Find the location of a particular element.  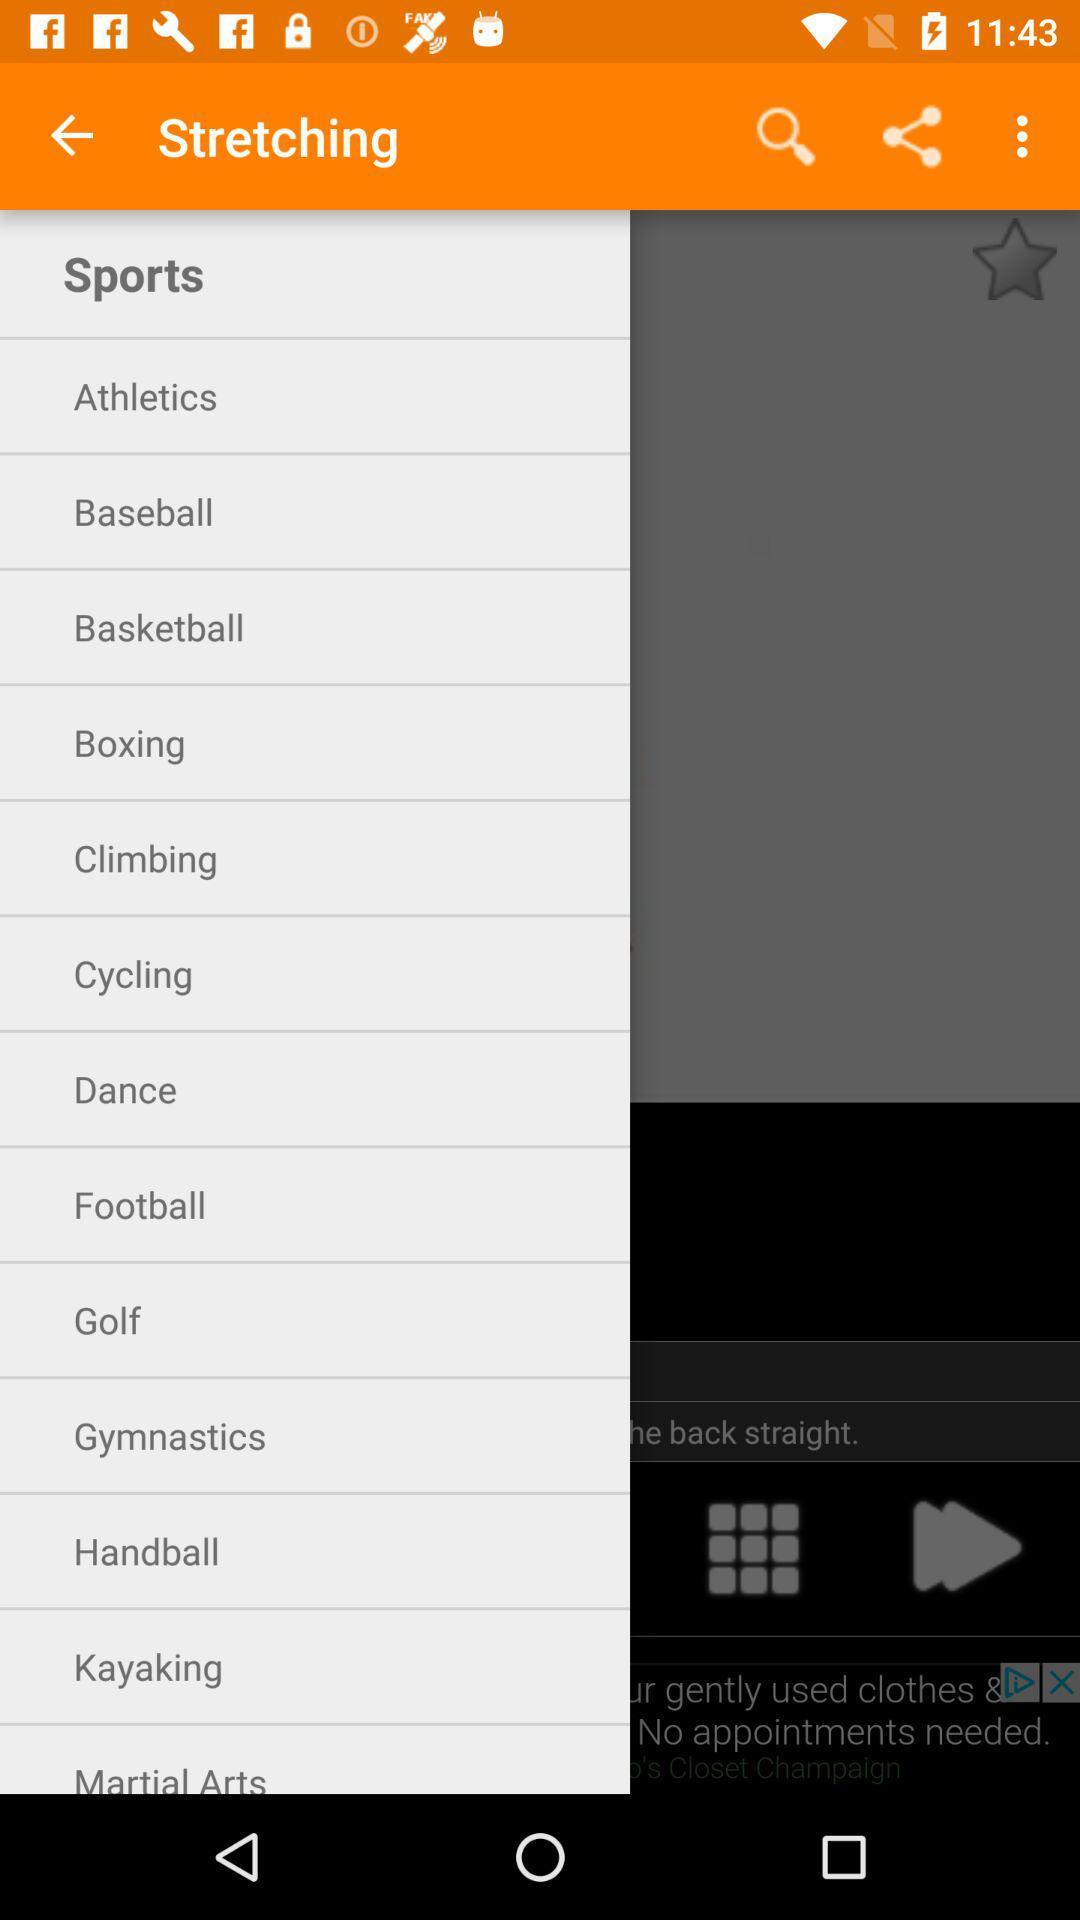

handball is located at coordinates (326, 1547).